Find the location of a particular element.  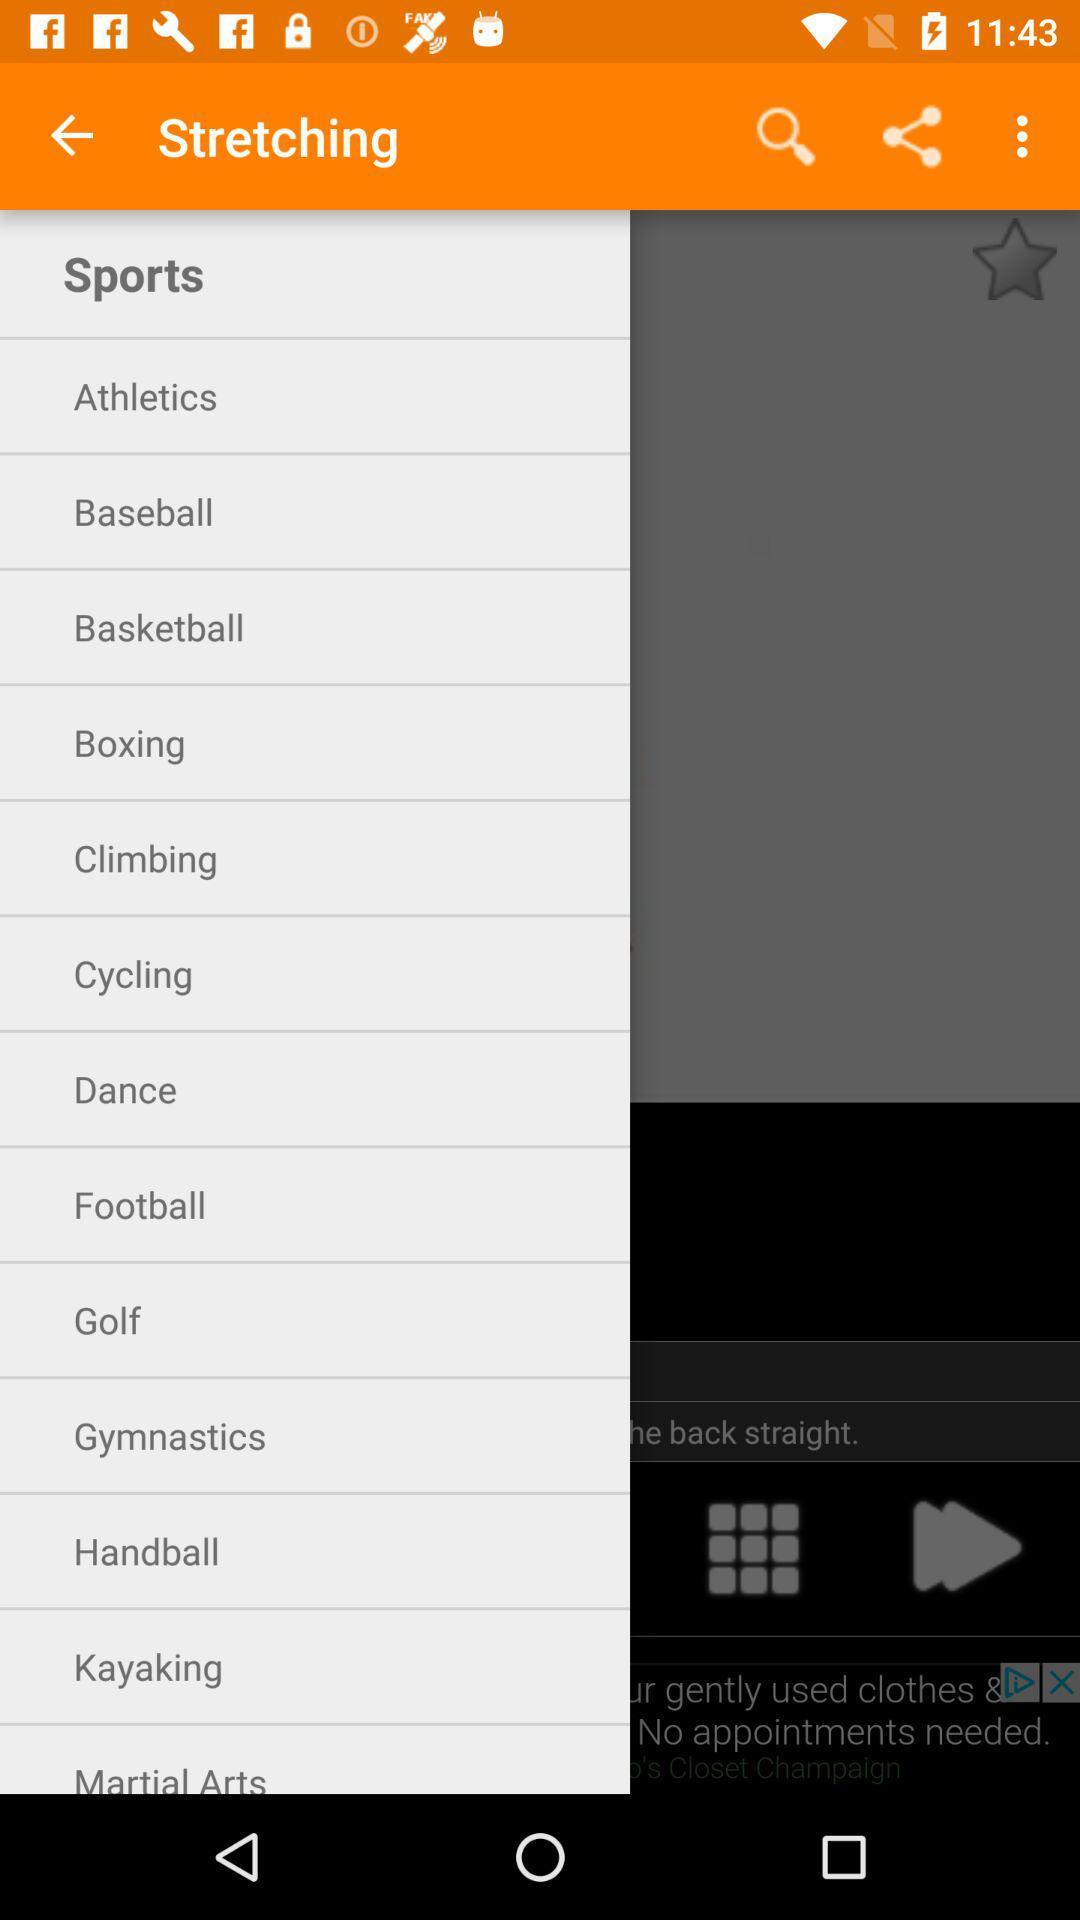

handball is located at coordinates (326, 1547).